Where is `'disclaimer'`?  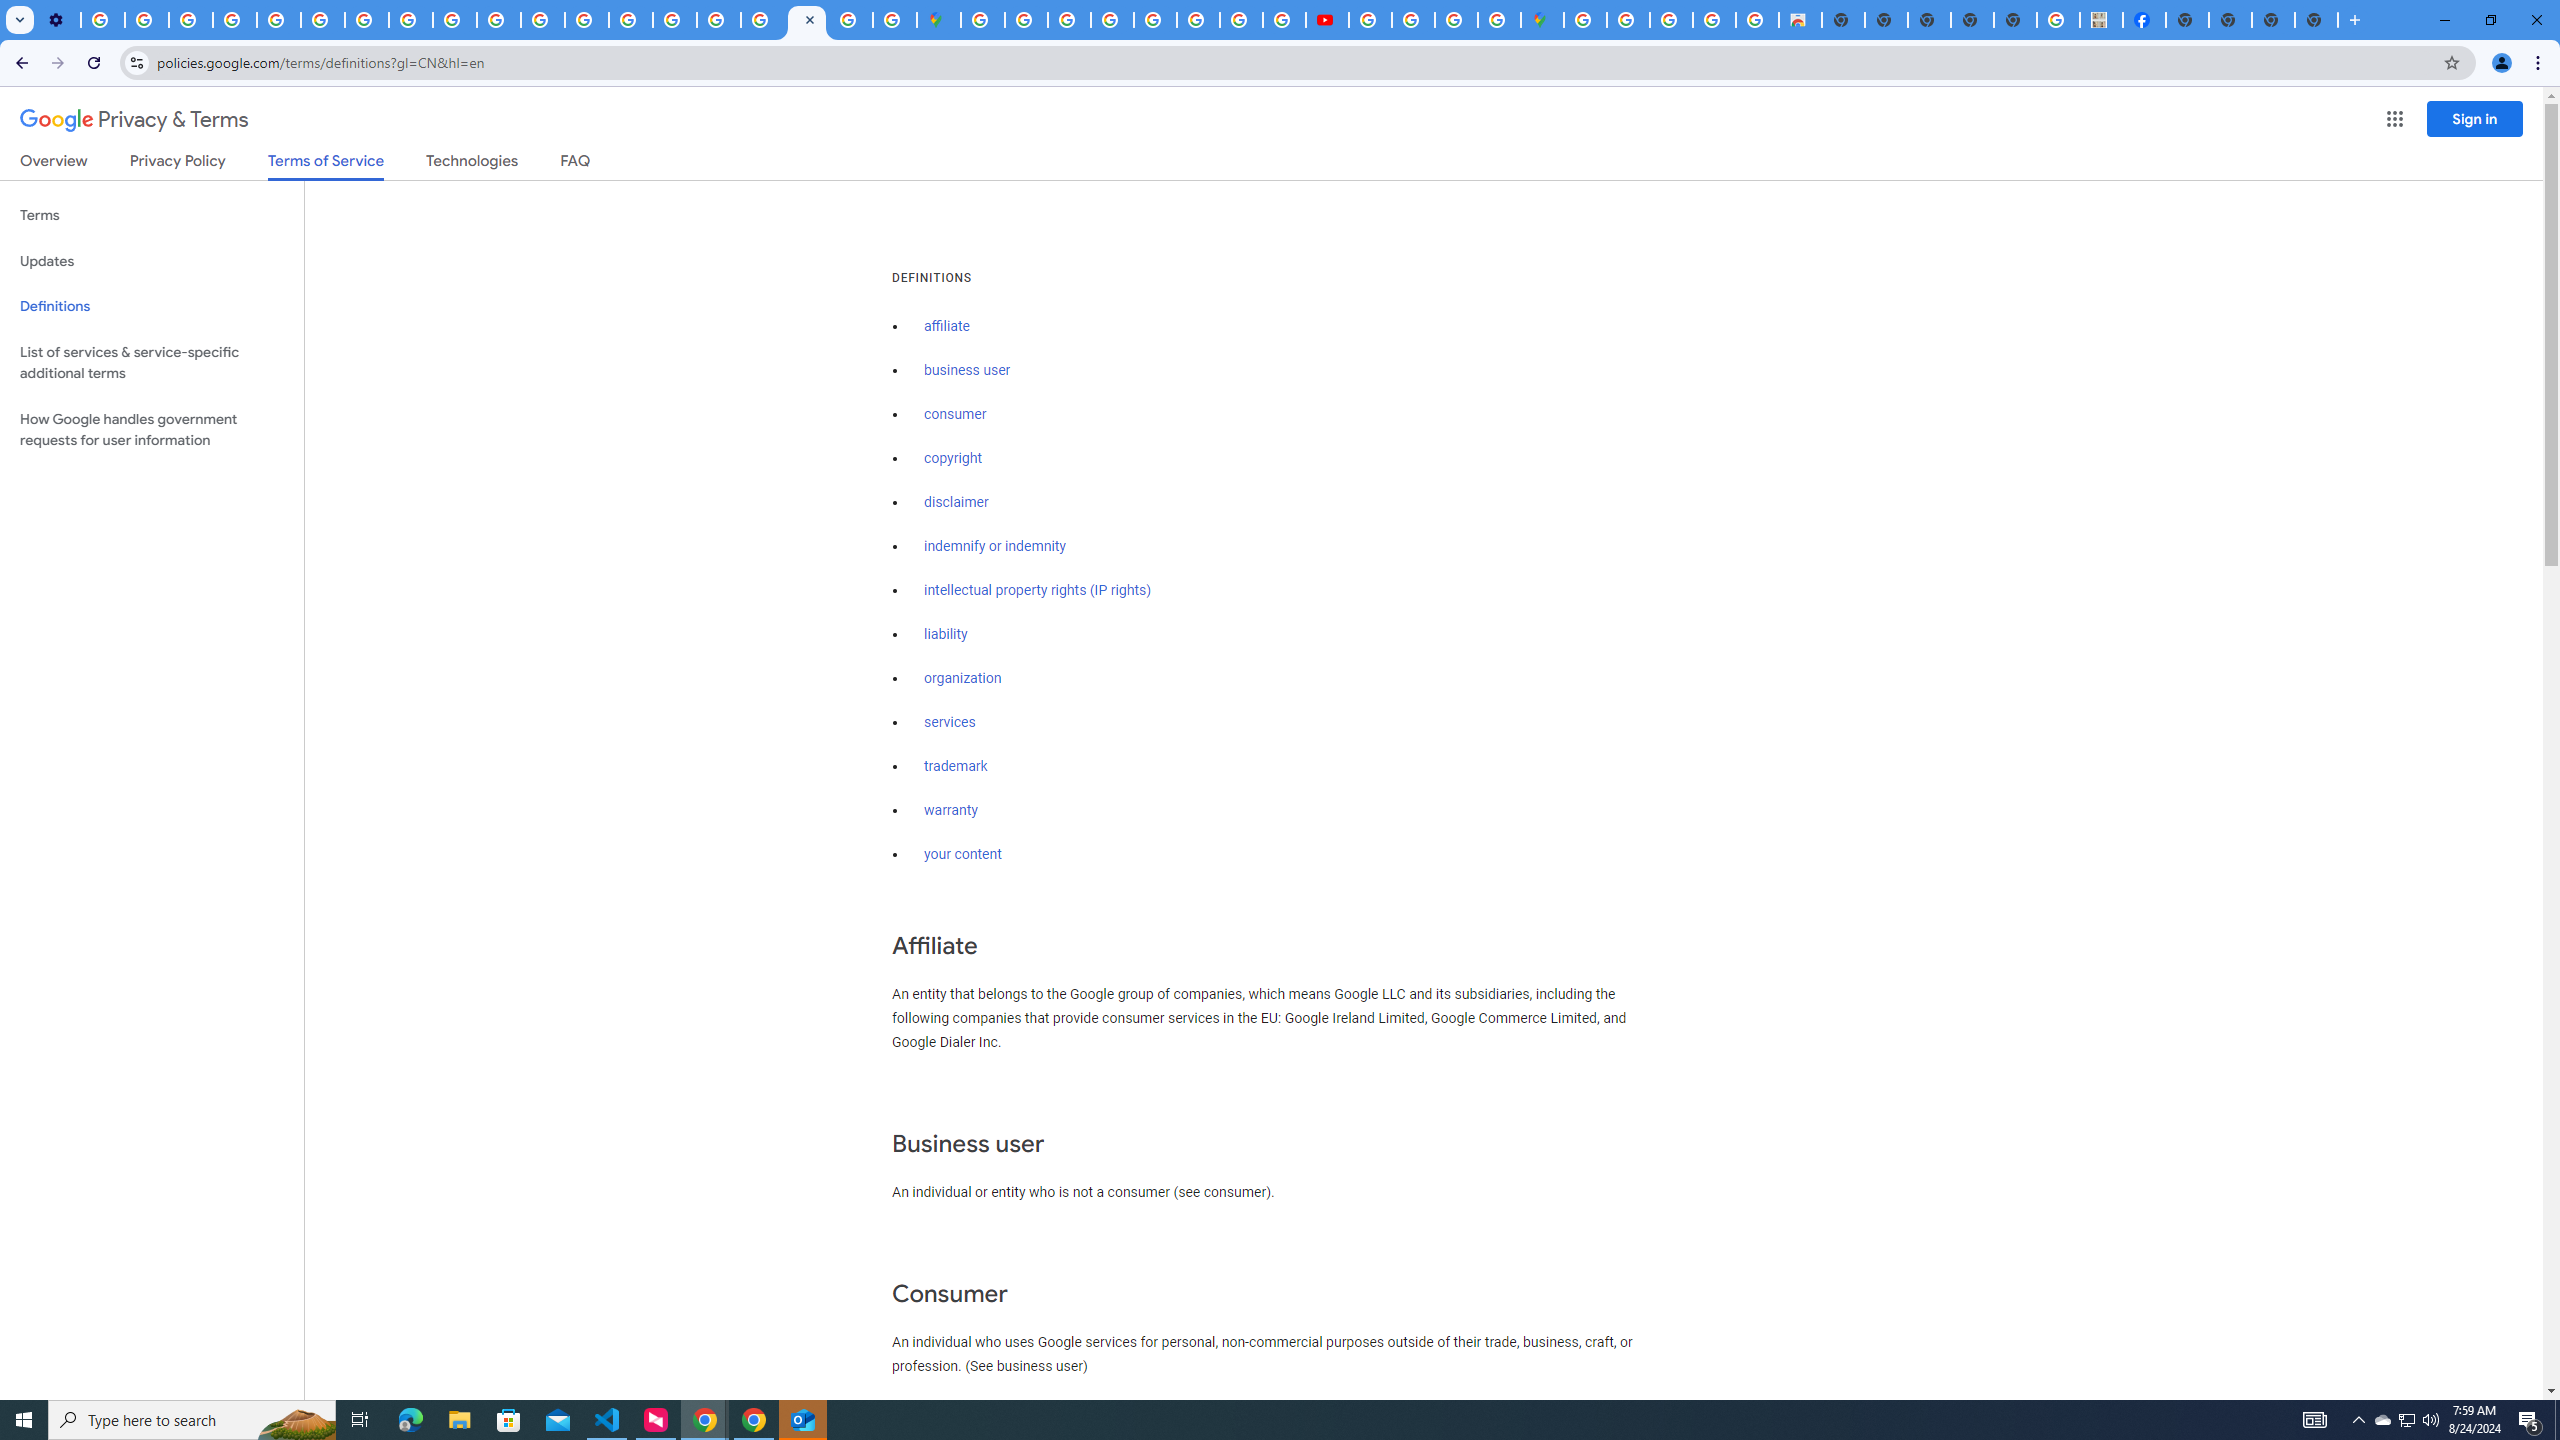
'disclaimer' is located at coordinates (955, 502).